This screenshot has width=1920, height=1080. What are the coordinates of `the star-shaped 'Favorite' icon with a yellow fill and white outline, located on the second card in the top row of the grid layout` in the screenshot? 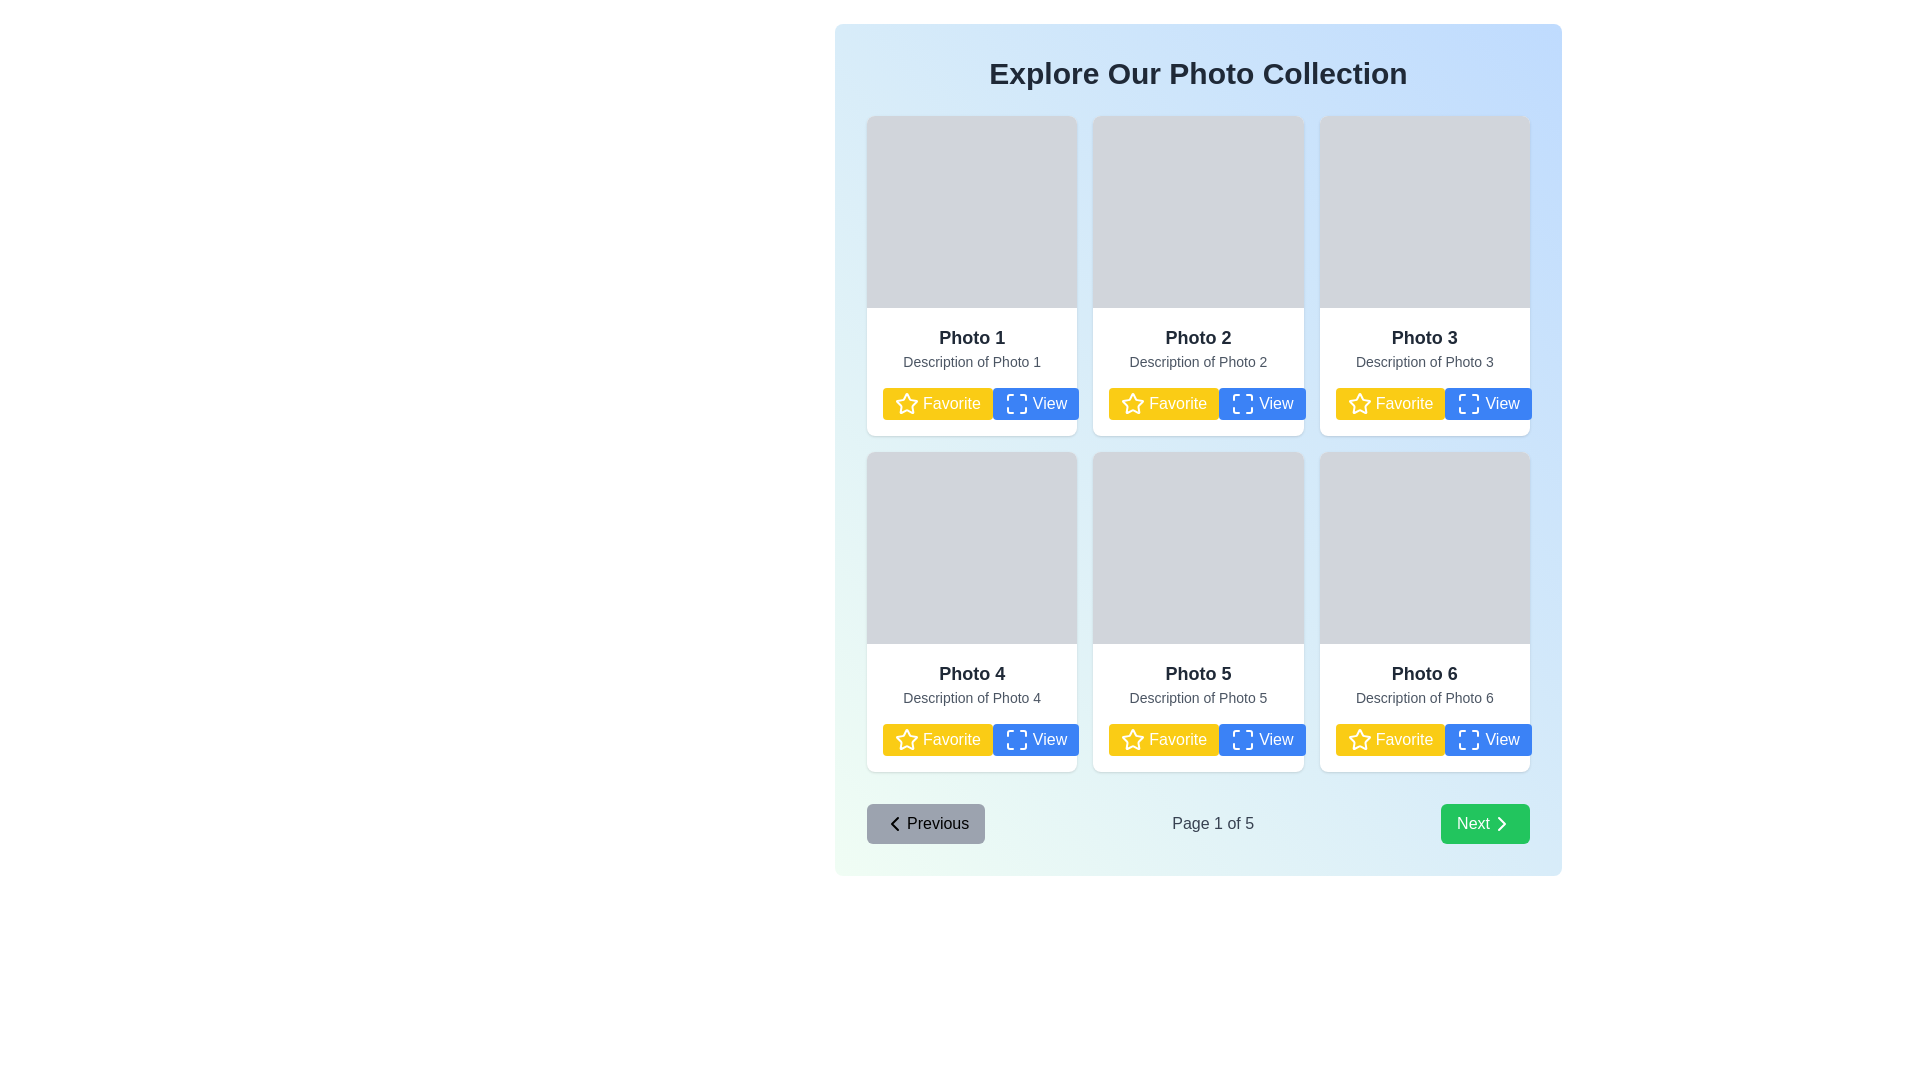 It's located at (1133, 403).